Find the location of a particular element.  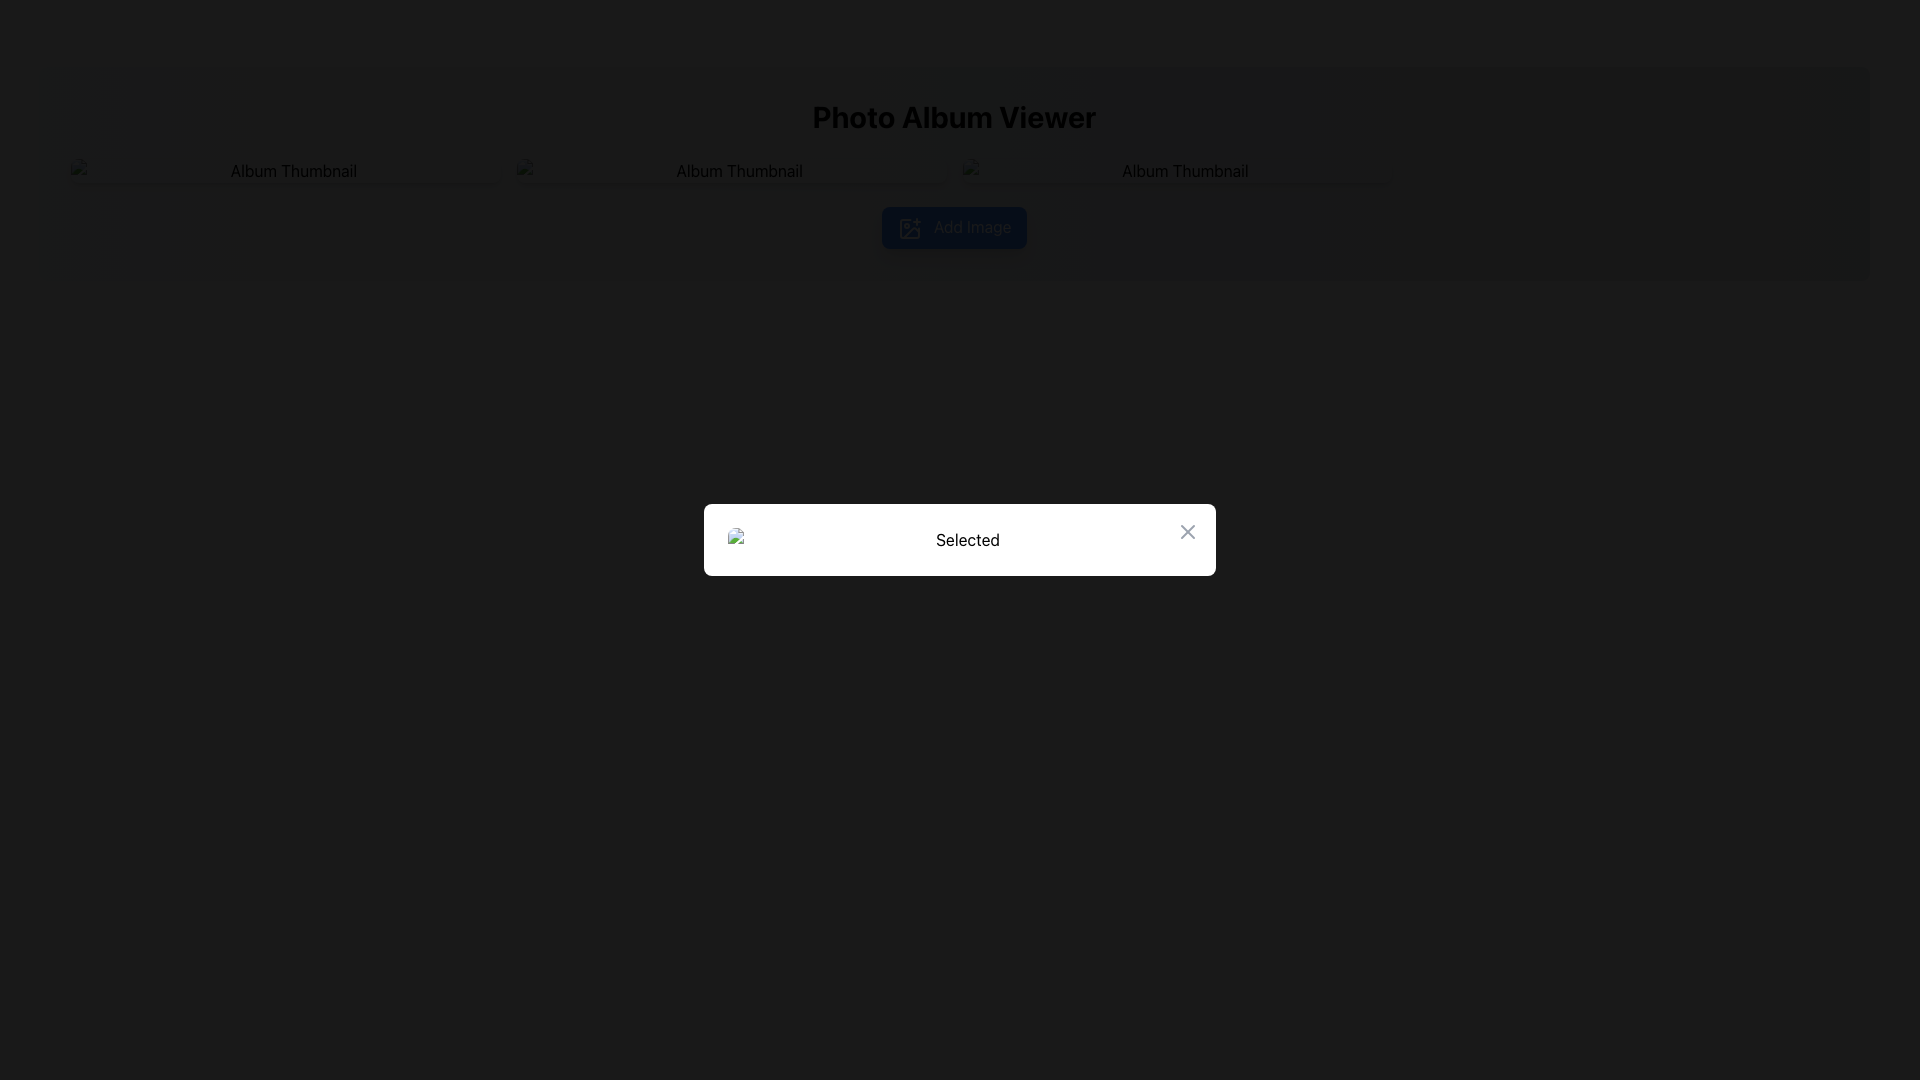

the text heading 'Photo Album Viewer', which is styled in a large, bold font and centered at the top of the interface is located at coordinates (953, 116).